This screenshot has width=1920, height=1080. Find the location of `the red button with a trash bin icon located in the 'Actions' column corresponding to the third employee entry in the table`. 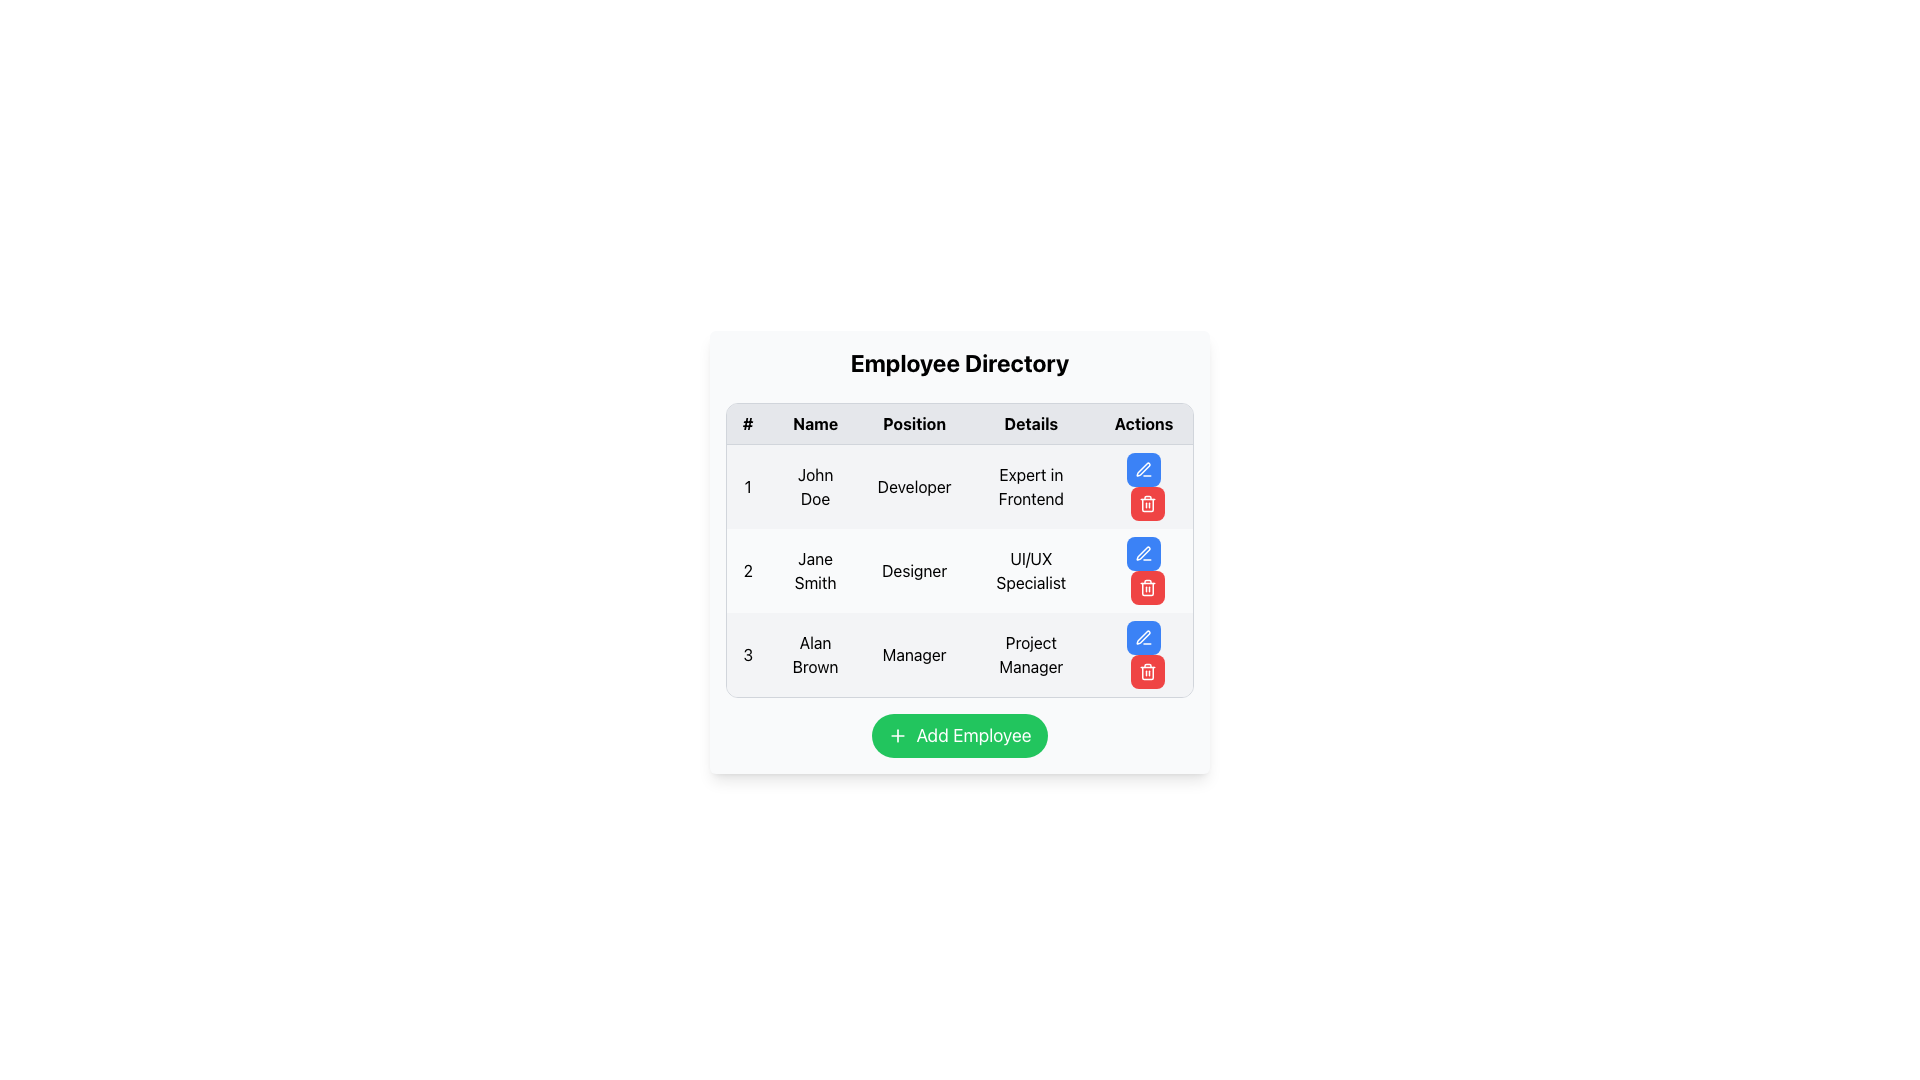

the red button with a trash bin icon located in the 'Actions' column corresponding to the third employee entry in the table is located at coordinates (1148, 671).